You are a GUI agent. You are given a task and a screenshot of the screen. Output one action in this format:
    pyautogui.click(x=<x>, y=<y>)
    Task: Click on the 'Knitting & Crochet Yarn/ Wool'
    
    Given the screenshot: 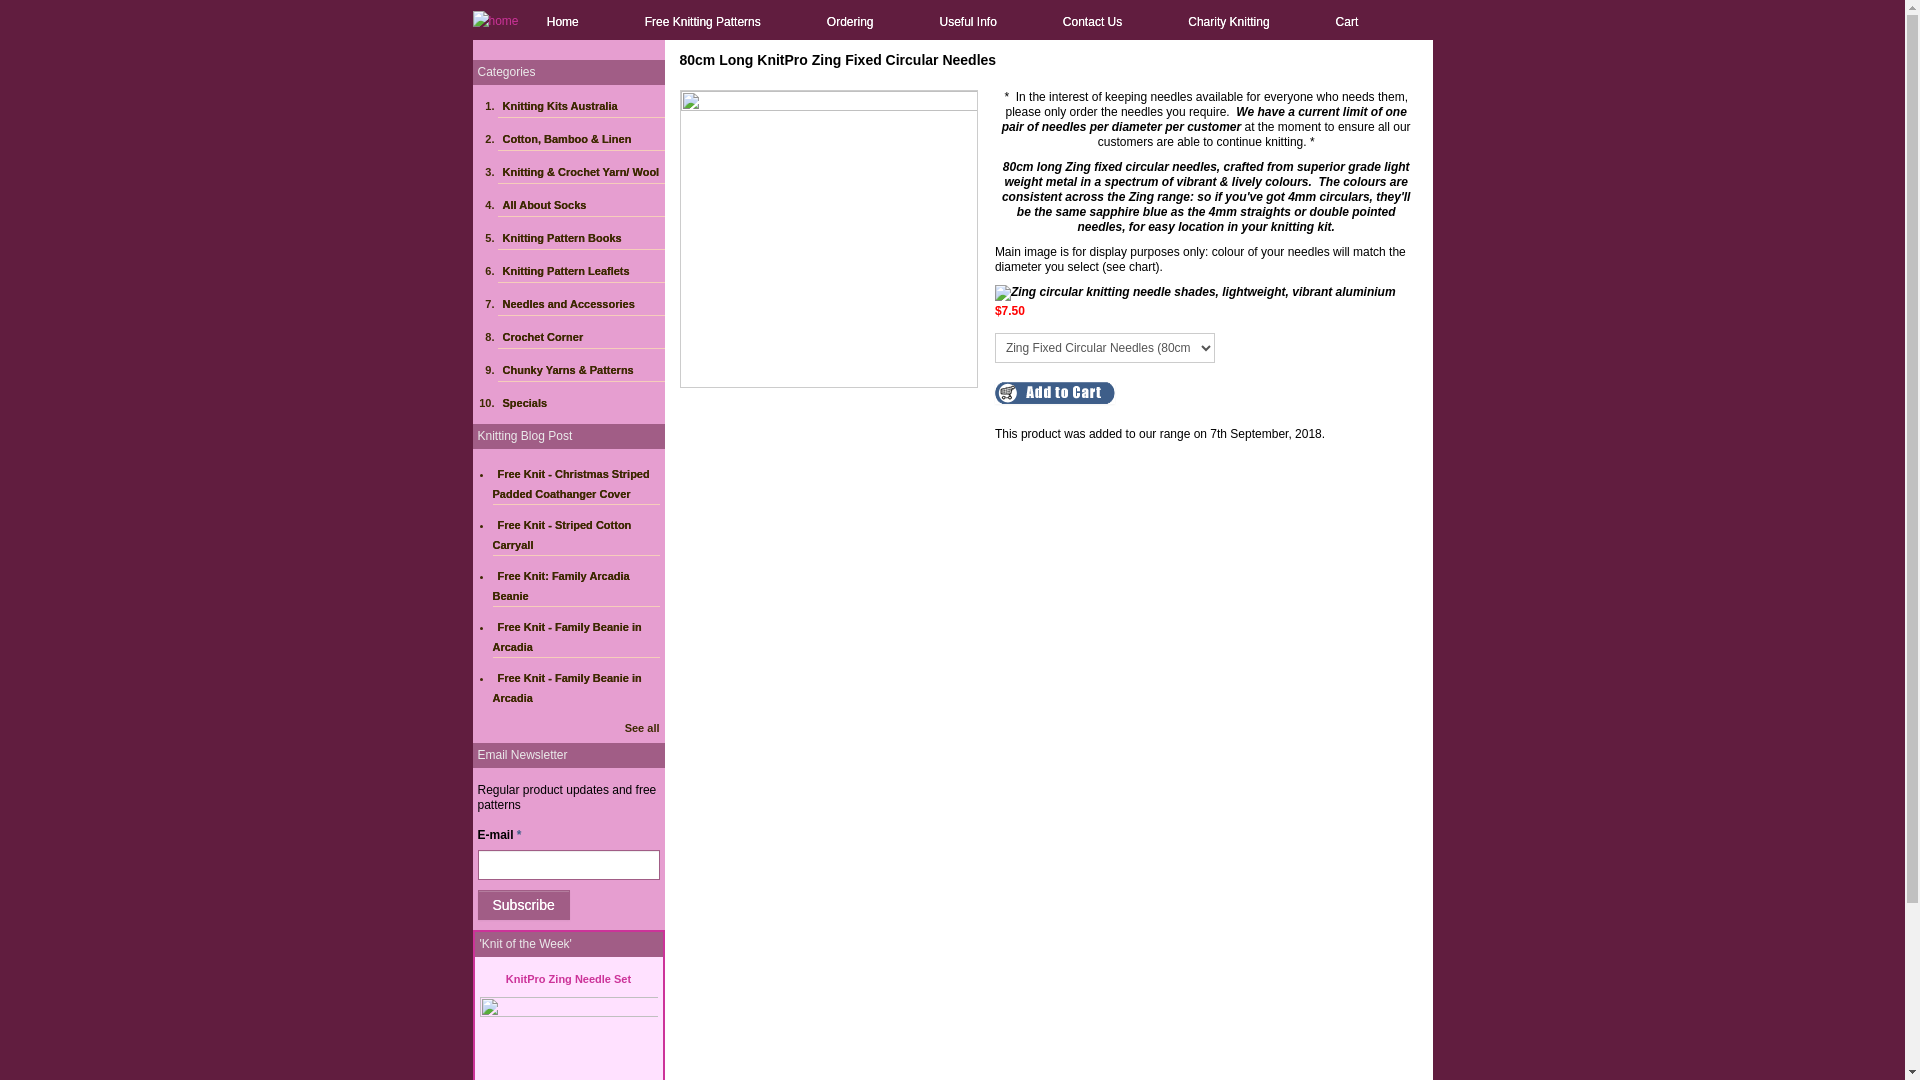 What is the action you would take?
    pyautogui.click(x=580, y=171)
    